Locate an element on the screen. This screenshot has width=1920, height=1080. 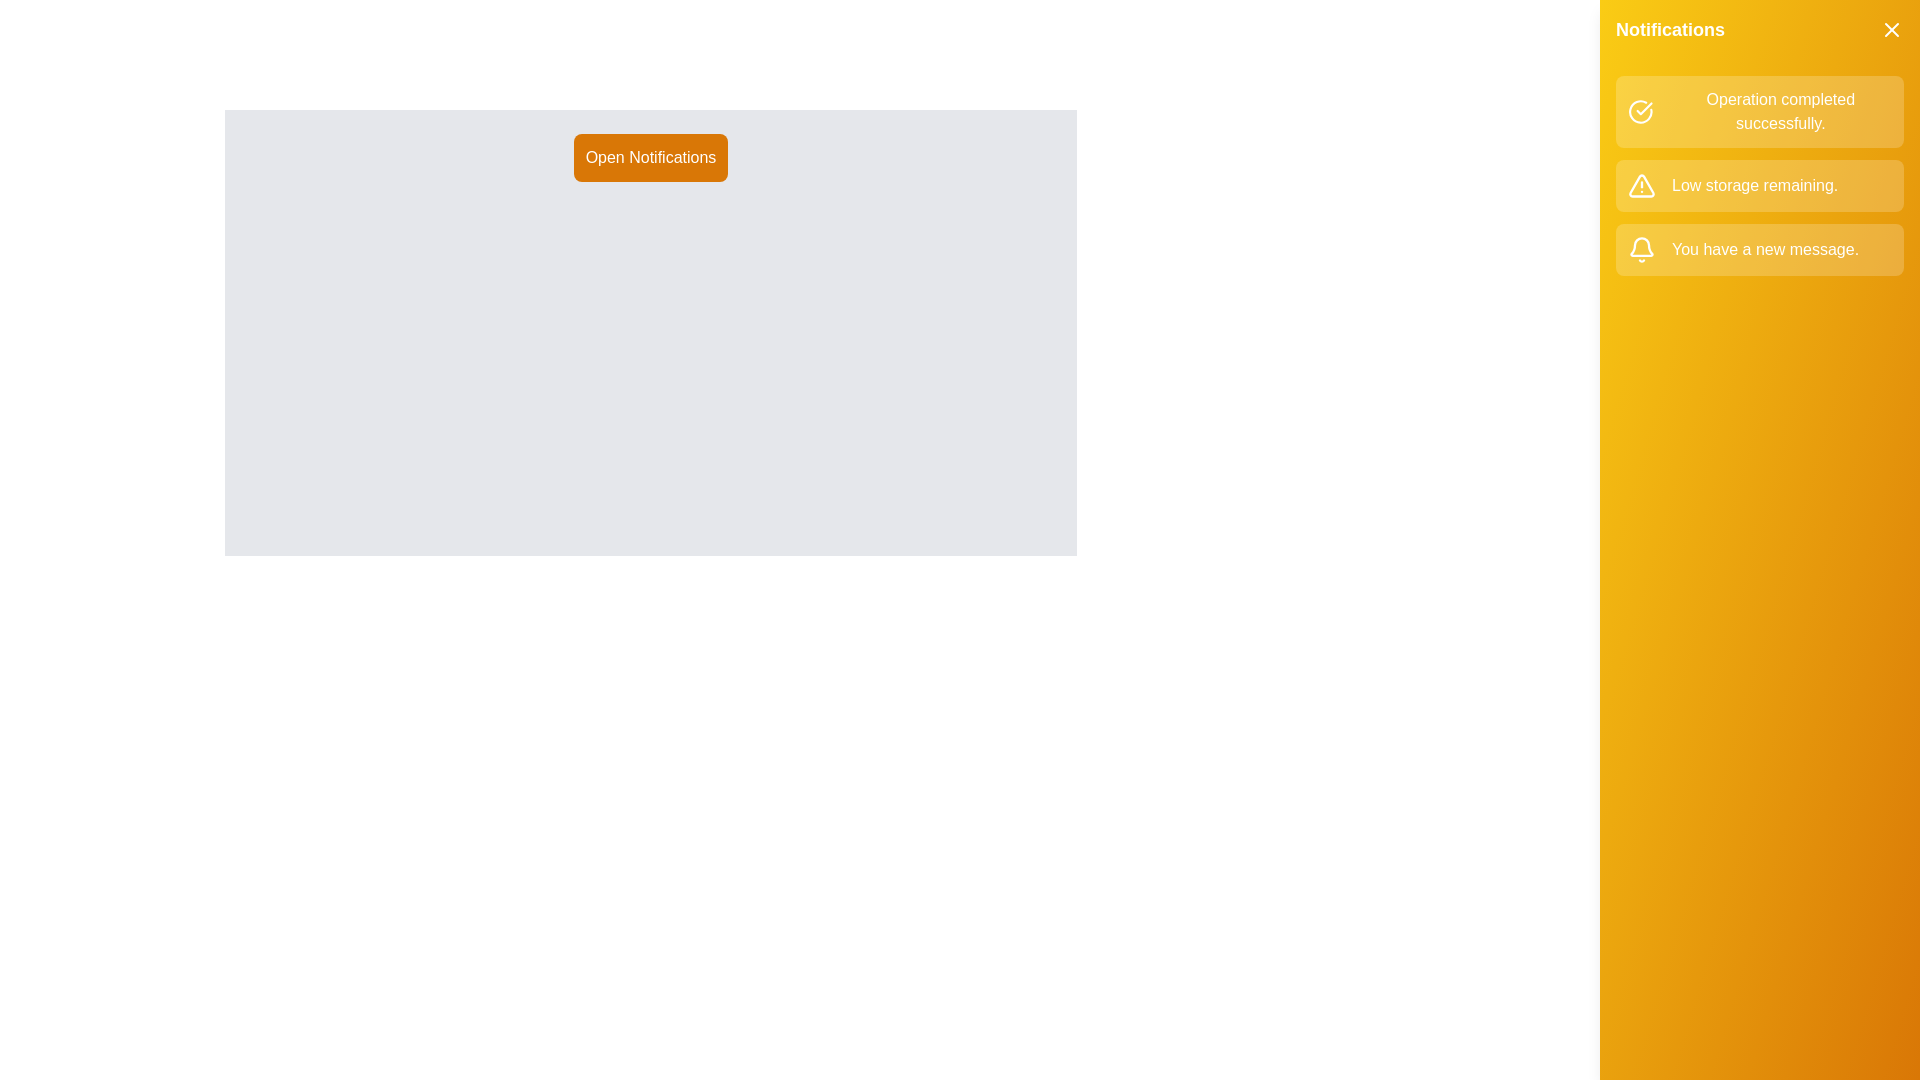
the notification icon corresponding to warning is located at coordinates (1641, 185).